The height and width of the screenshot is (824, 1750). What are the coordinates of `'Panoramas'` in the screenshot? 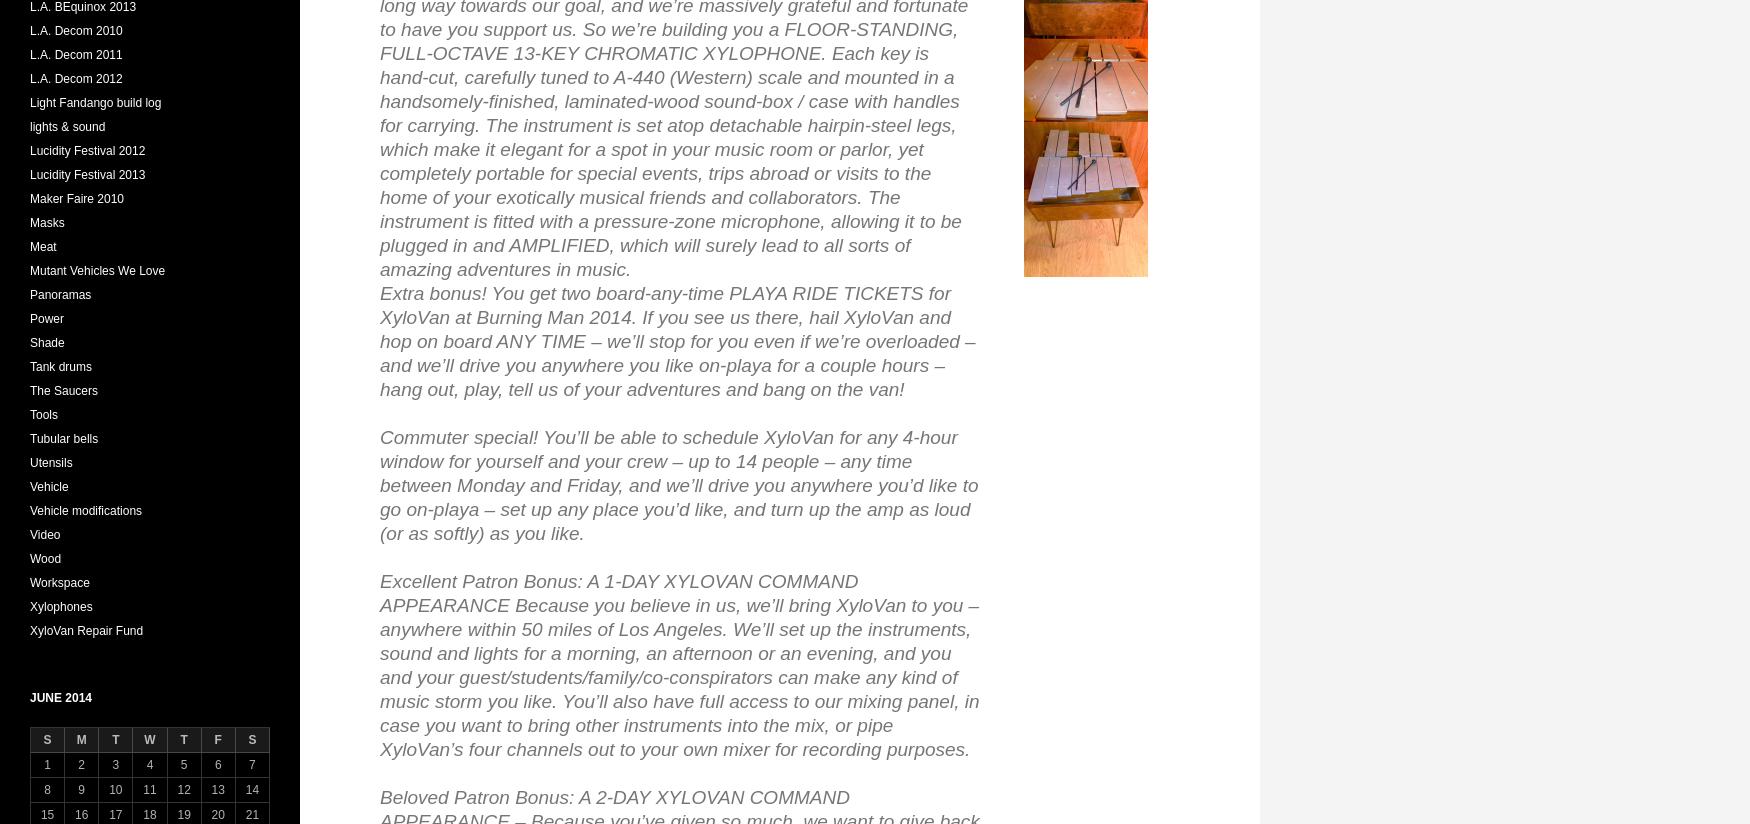 It's located at (59, 293).